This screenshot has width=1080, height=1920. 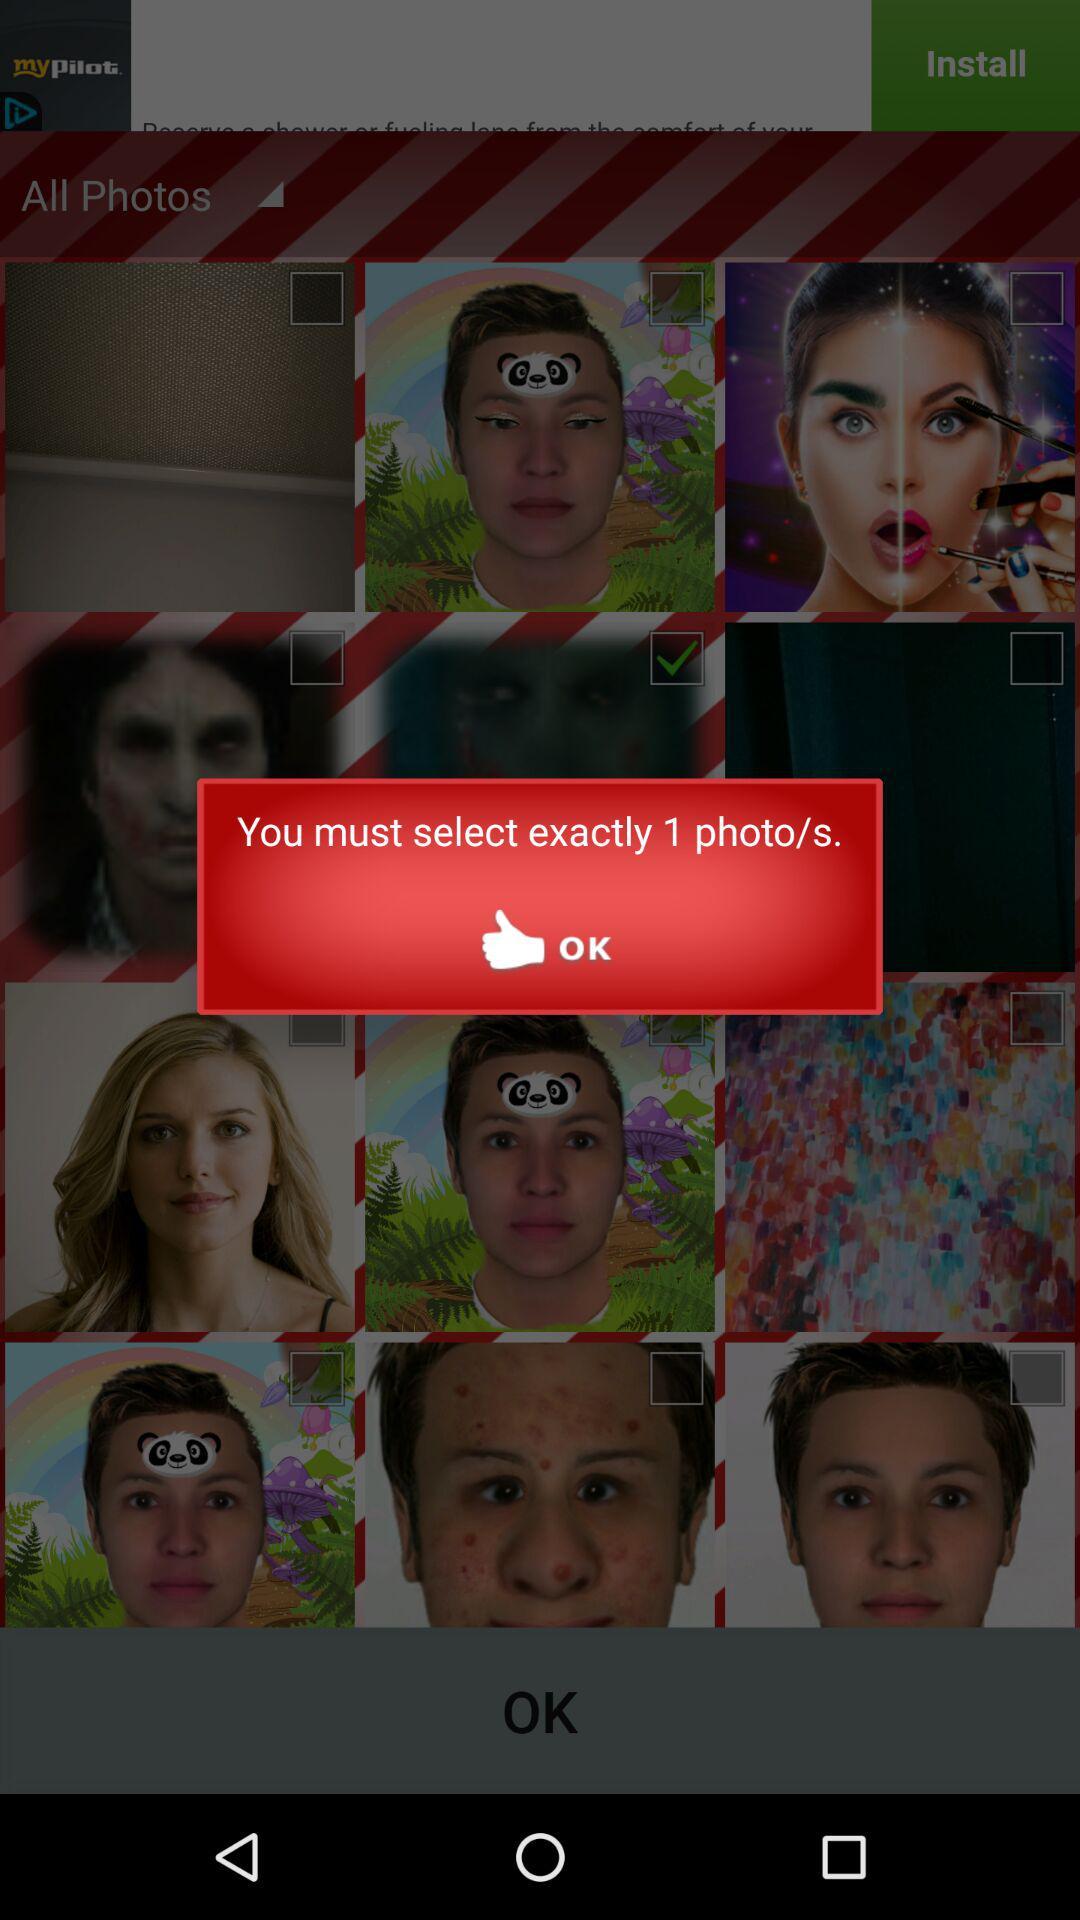 I want to click on the label icon, so click(x=880, y=221).